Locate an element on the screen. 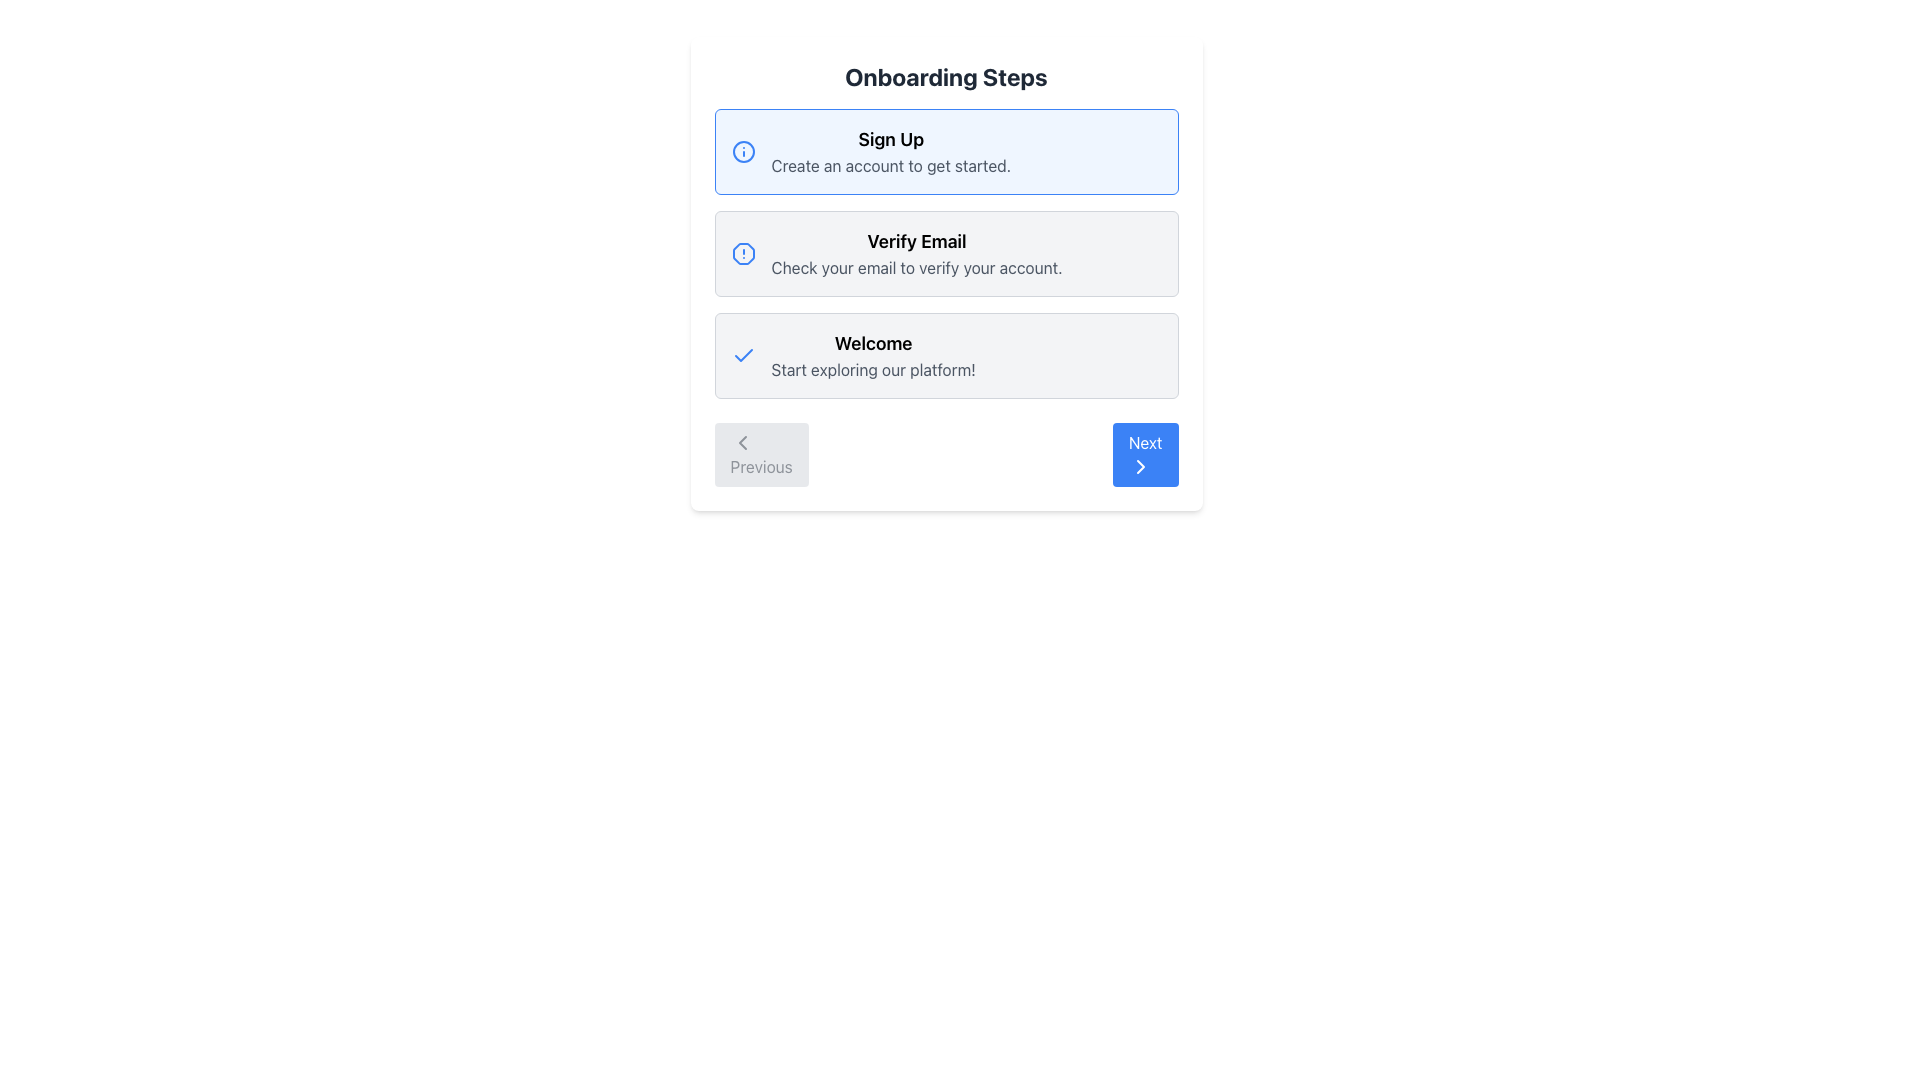 The height and width of the screenshot is (1080, 1920). the central circle of the 'Sign Up' icon in the onboarding interface is located at coordinates (742, 150).